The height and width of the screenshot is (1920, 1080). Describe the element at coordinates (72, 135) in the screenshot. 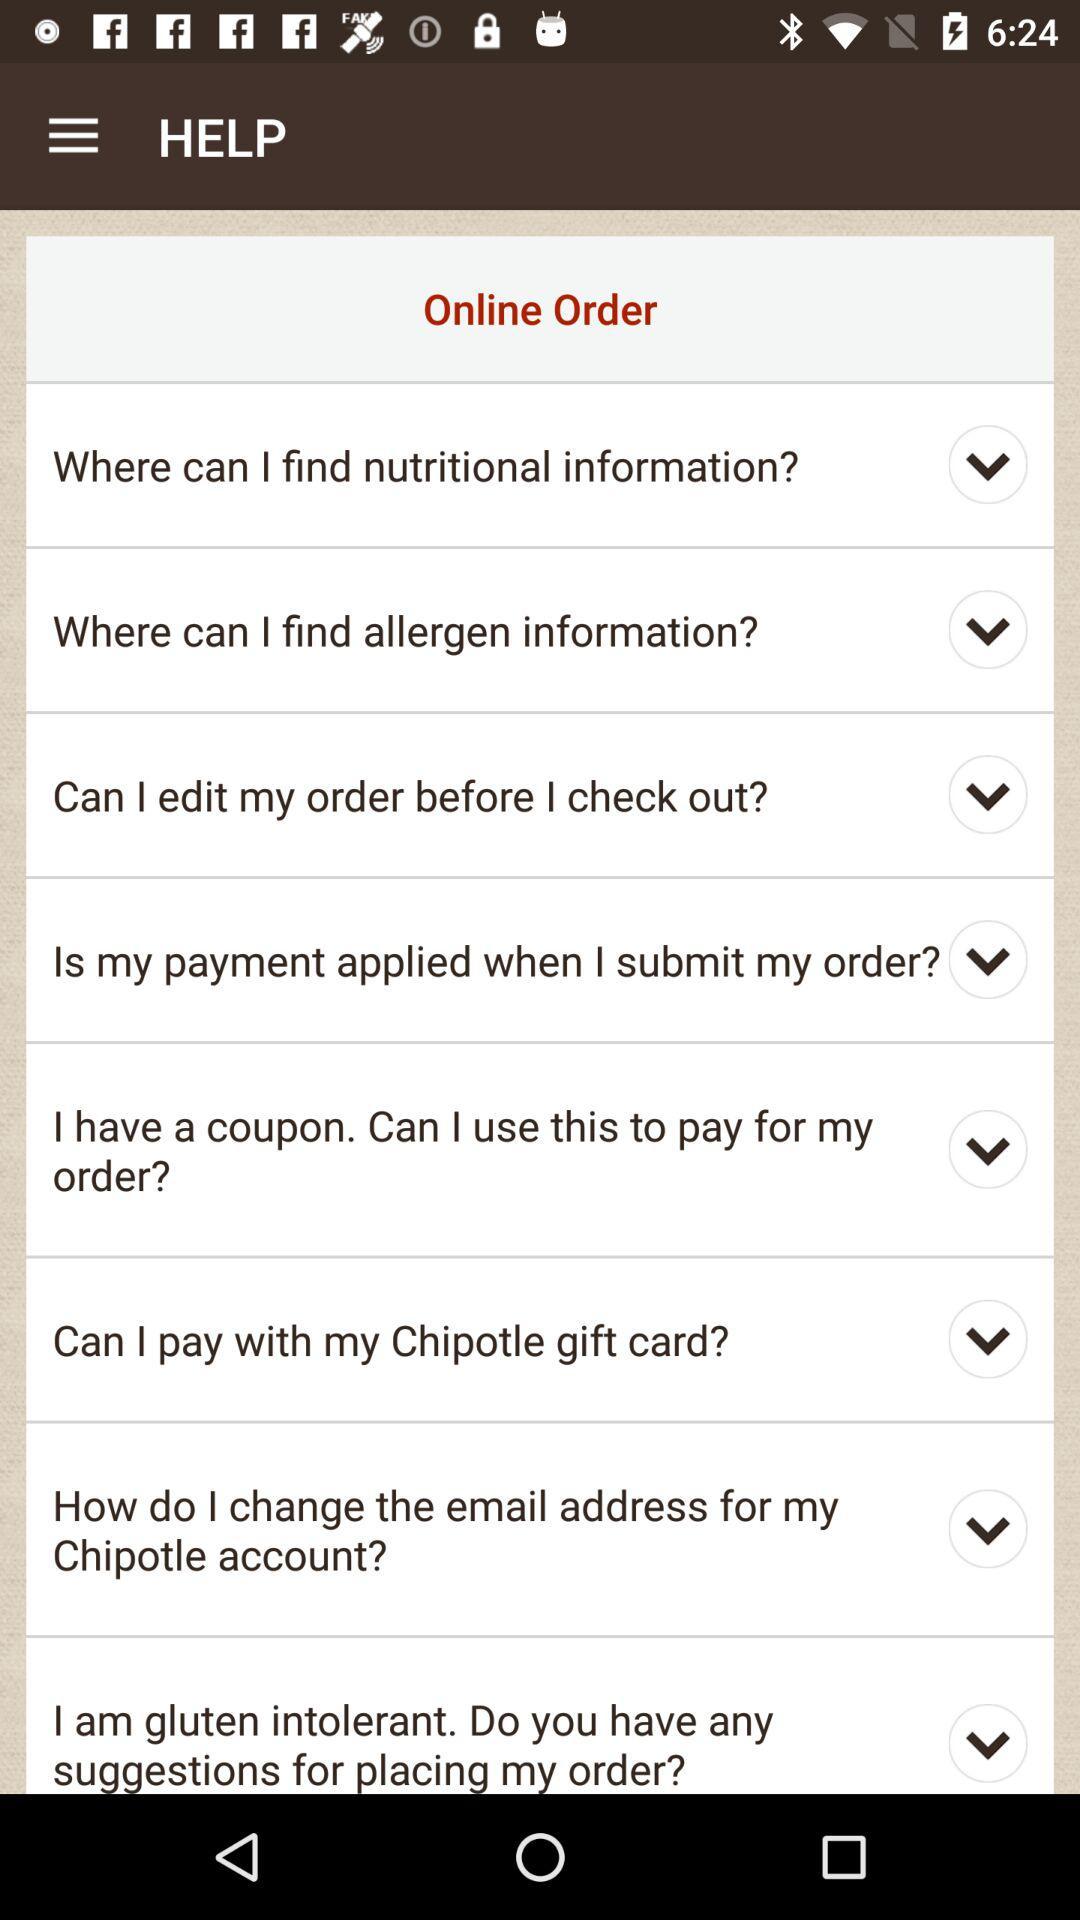

I see `item next to the help app` at that location.